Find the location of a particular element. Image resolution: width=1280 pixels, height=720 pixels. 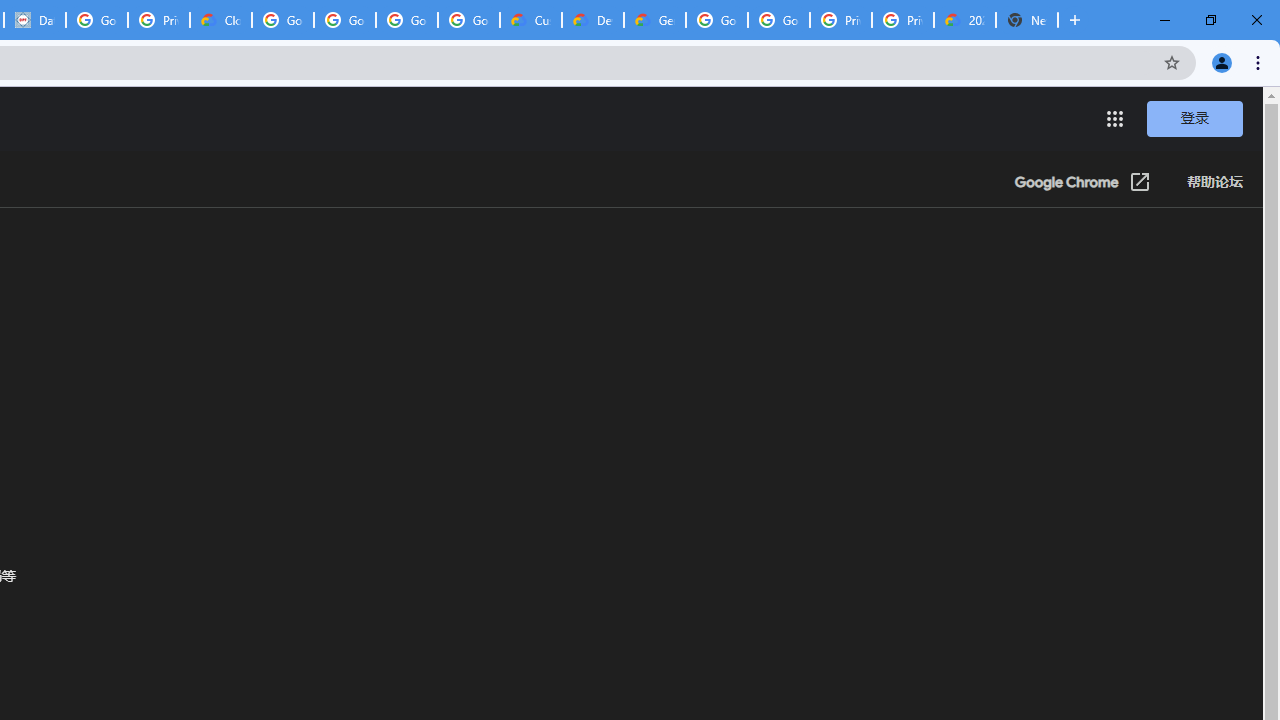

'Gemini for Business and Developers | Google Cloud' is located at coordinates (654, 20).